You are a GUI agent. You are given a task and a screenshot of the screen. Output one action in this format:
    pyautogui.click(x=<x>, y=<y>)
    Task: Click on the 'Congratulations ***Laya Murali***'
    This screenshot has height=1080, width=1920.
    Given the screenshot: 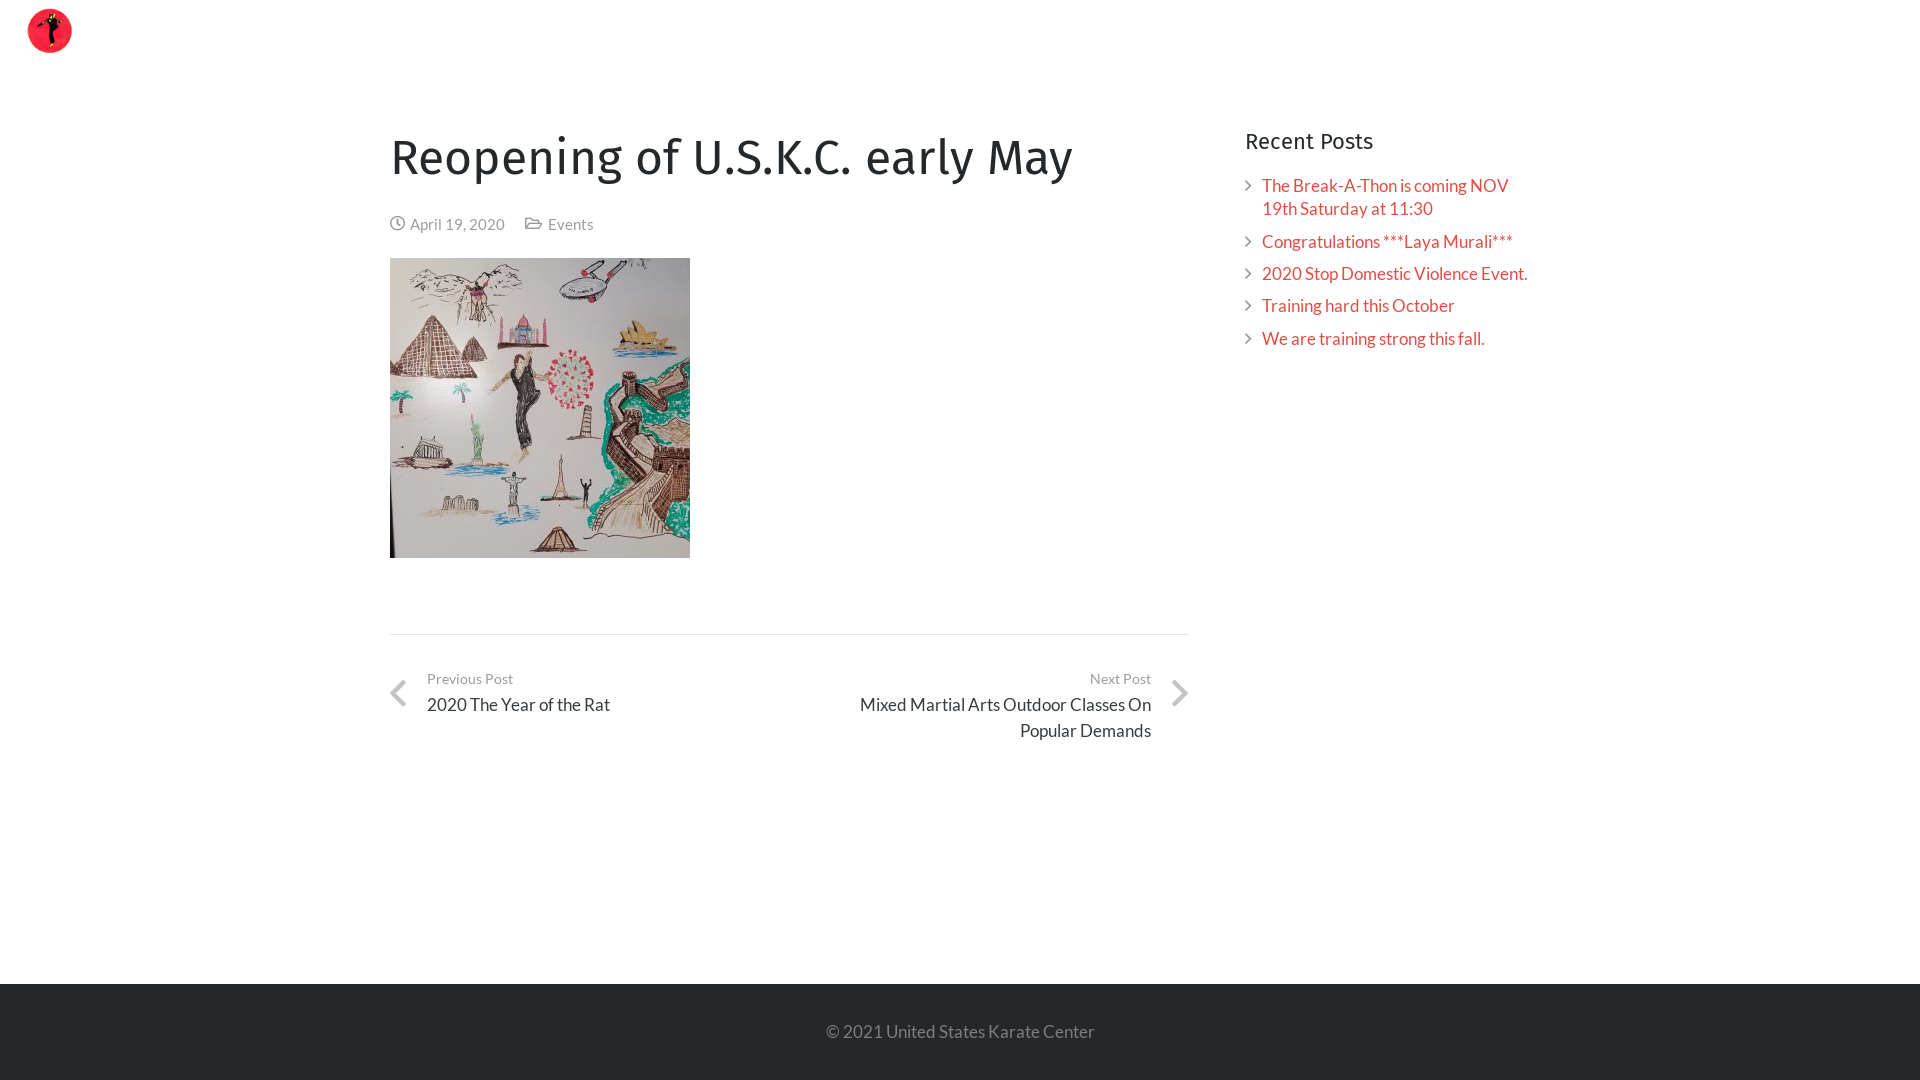 What is the action you would take?
    pyautogui.click(x=1386, y=240)
    